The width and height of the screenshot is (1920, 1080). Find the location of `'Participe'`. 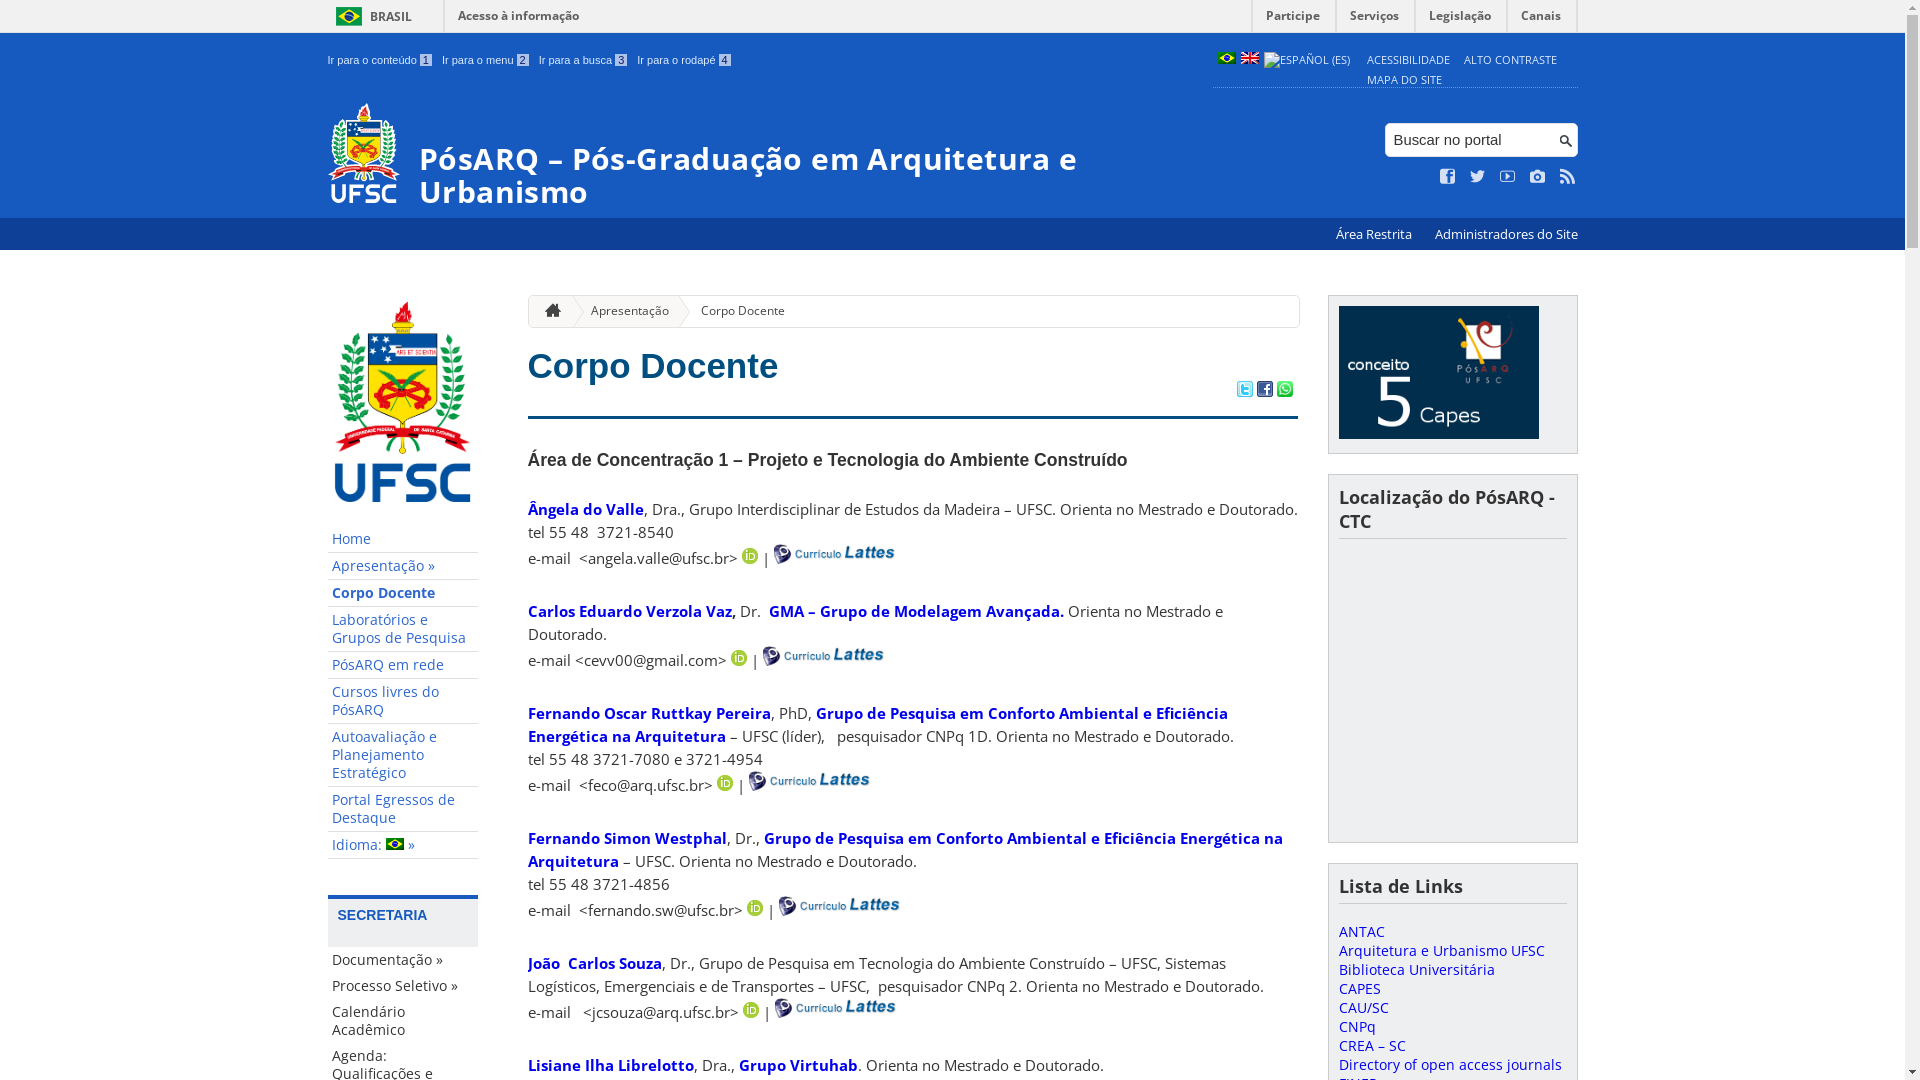

'Participe' is located at coordinates (1292, 20).